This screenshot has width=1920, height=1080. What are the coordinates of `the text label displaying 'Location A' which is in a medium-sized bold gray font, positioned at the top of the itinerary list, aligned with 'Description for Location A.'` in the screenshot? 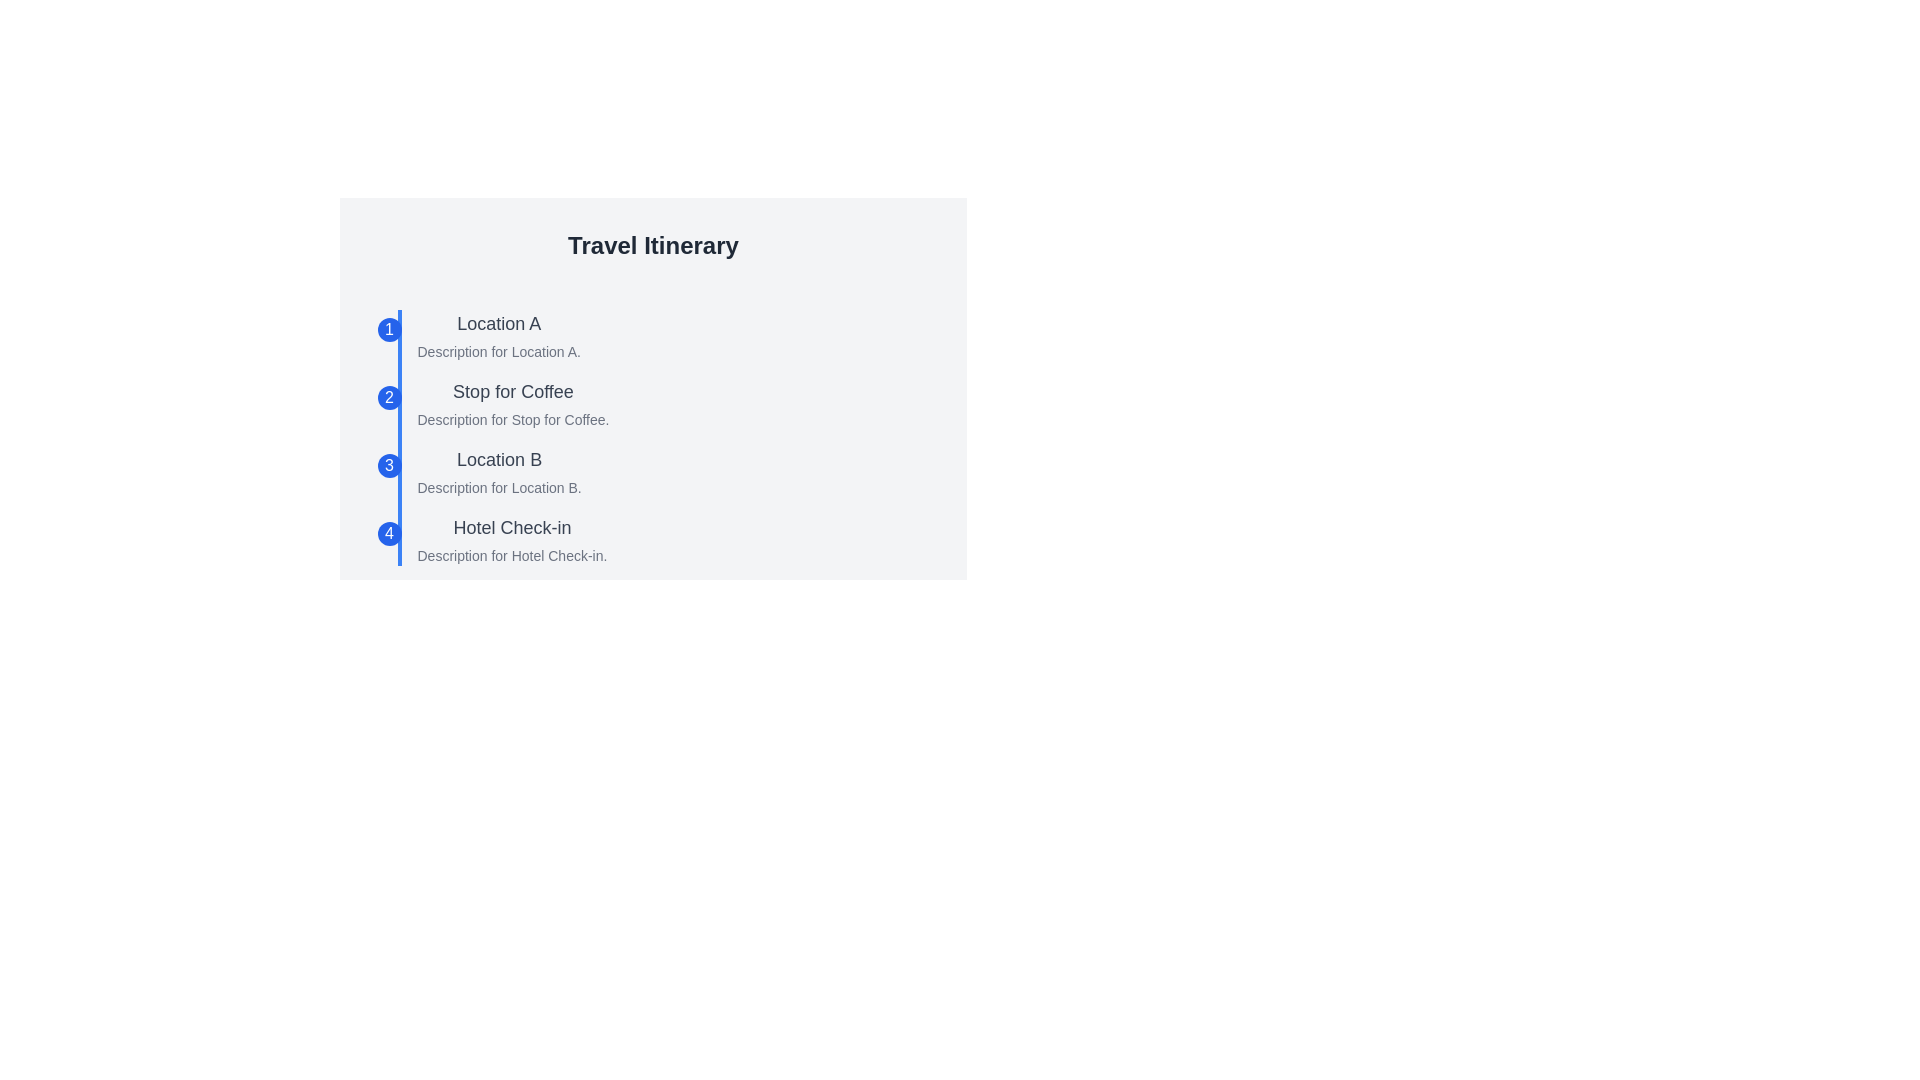 It's located at (499, 323).